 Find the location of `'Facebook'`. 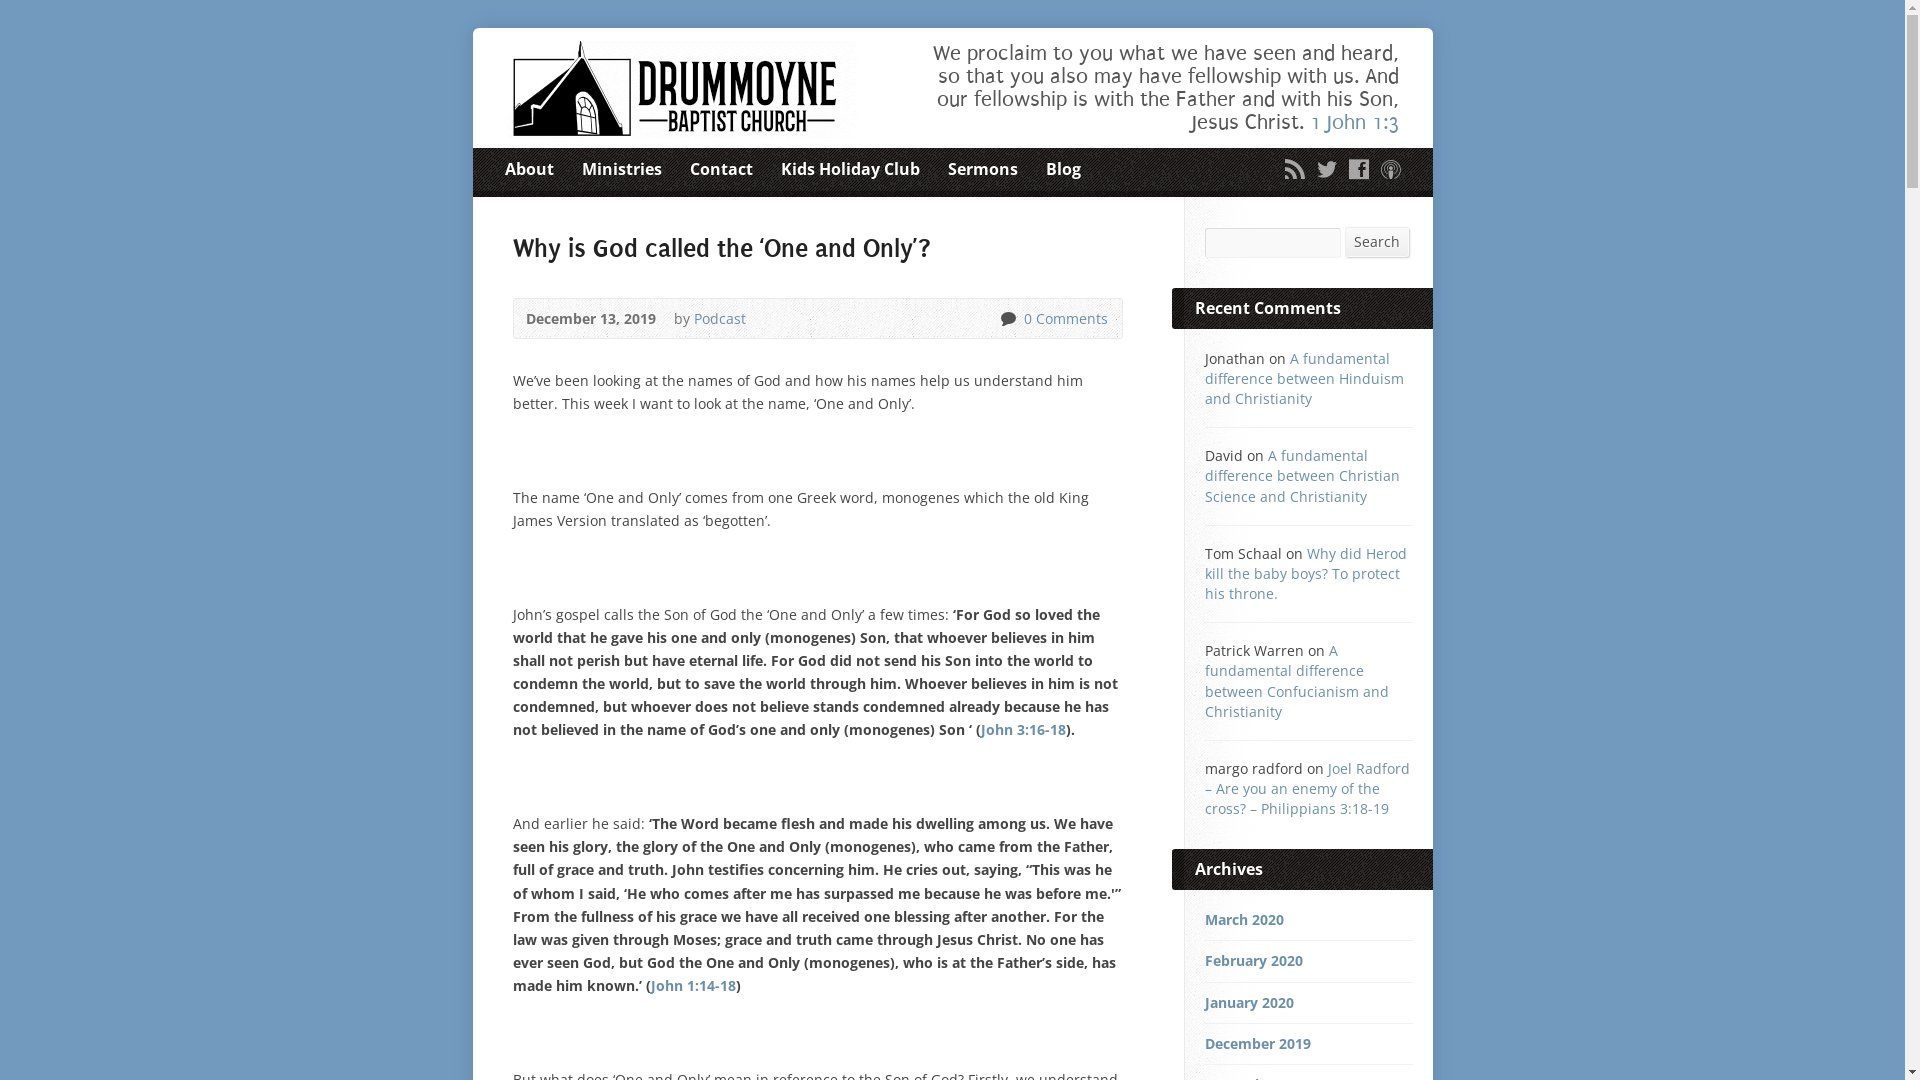

'Facebook' is located at coordinates (1358, 168).